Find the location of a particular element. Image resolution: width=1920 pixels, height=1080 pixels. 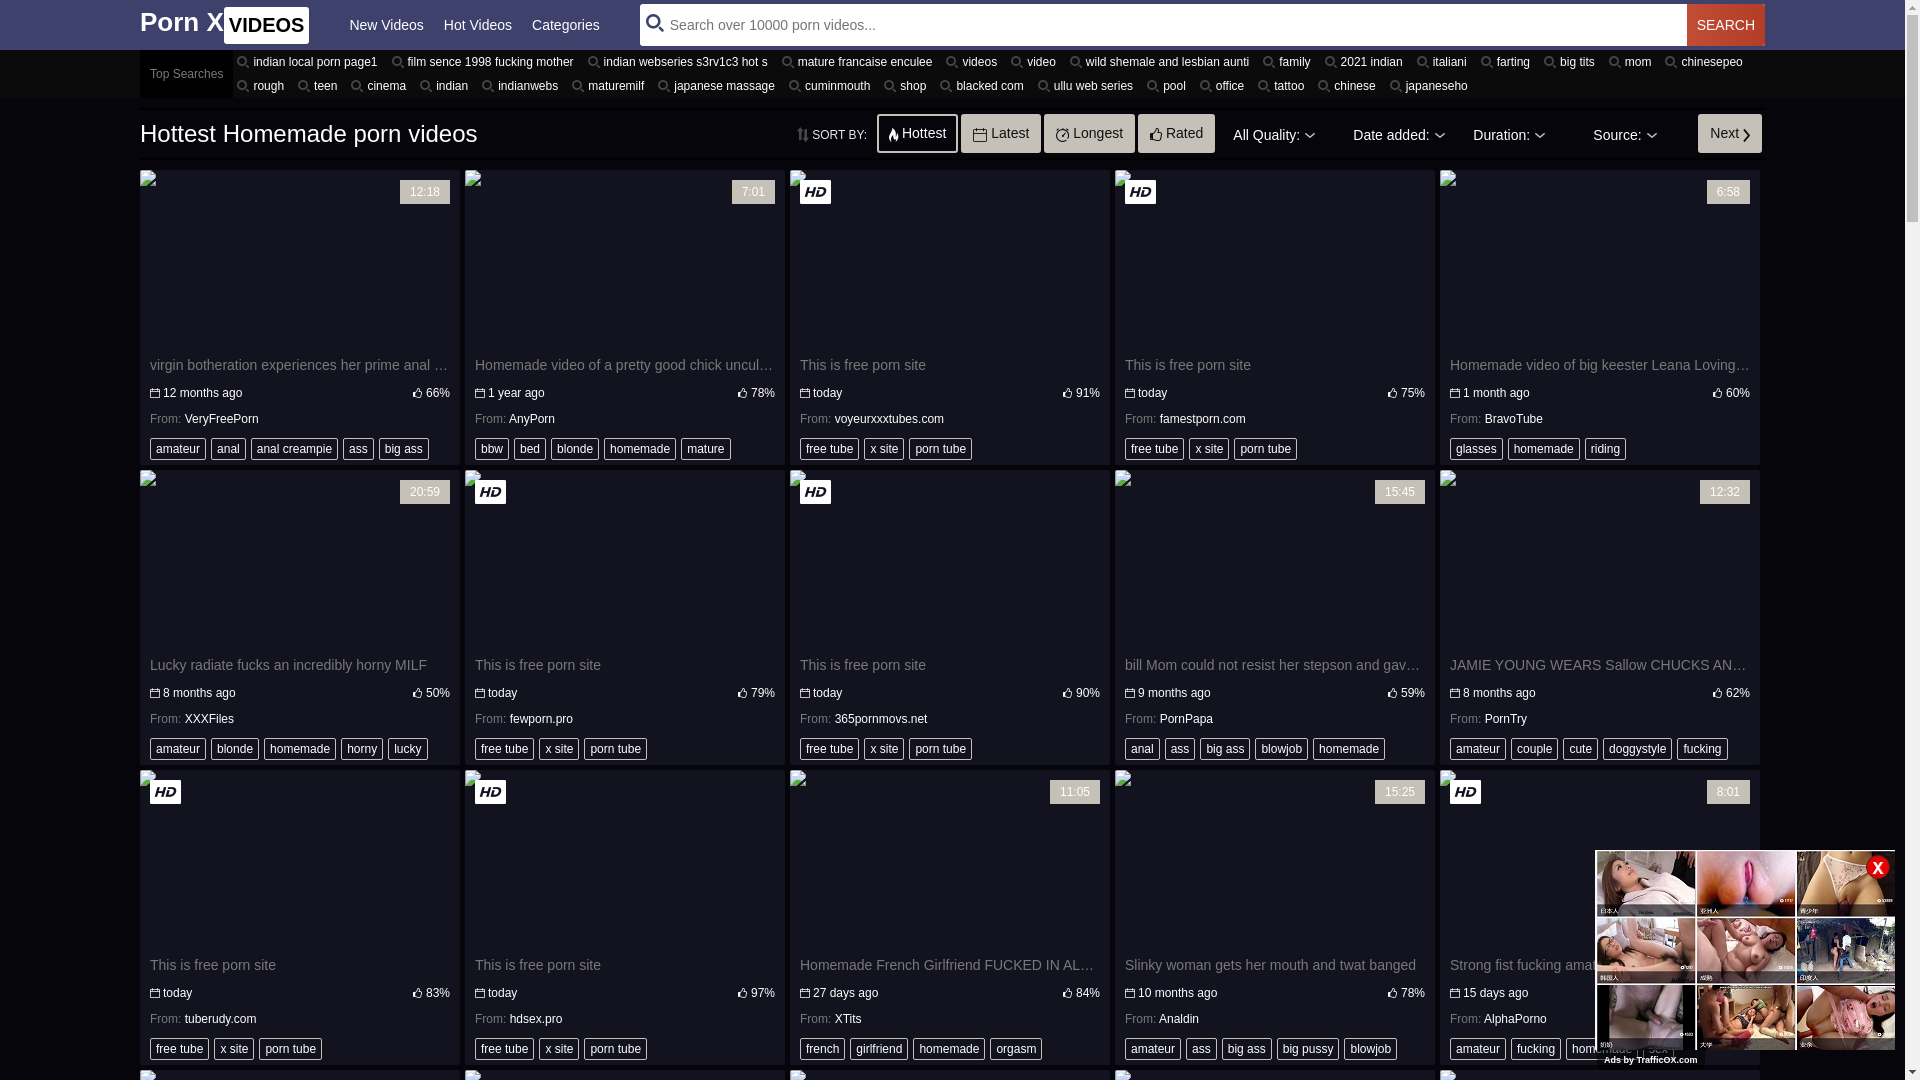

'Hot Videos' is located at coordinates (477, 24).